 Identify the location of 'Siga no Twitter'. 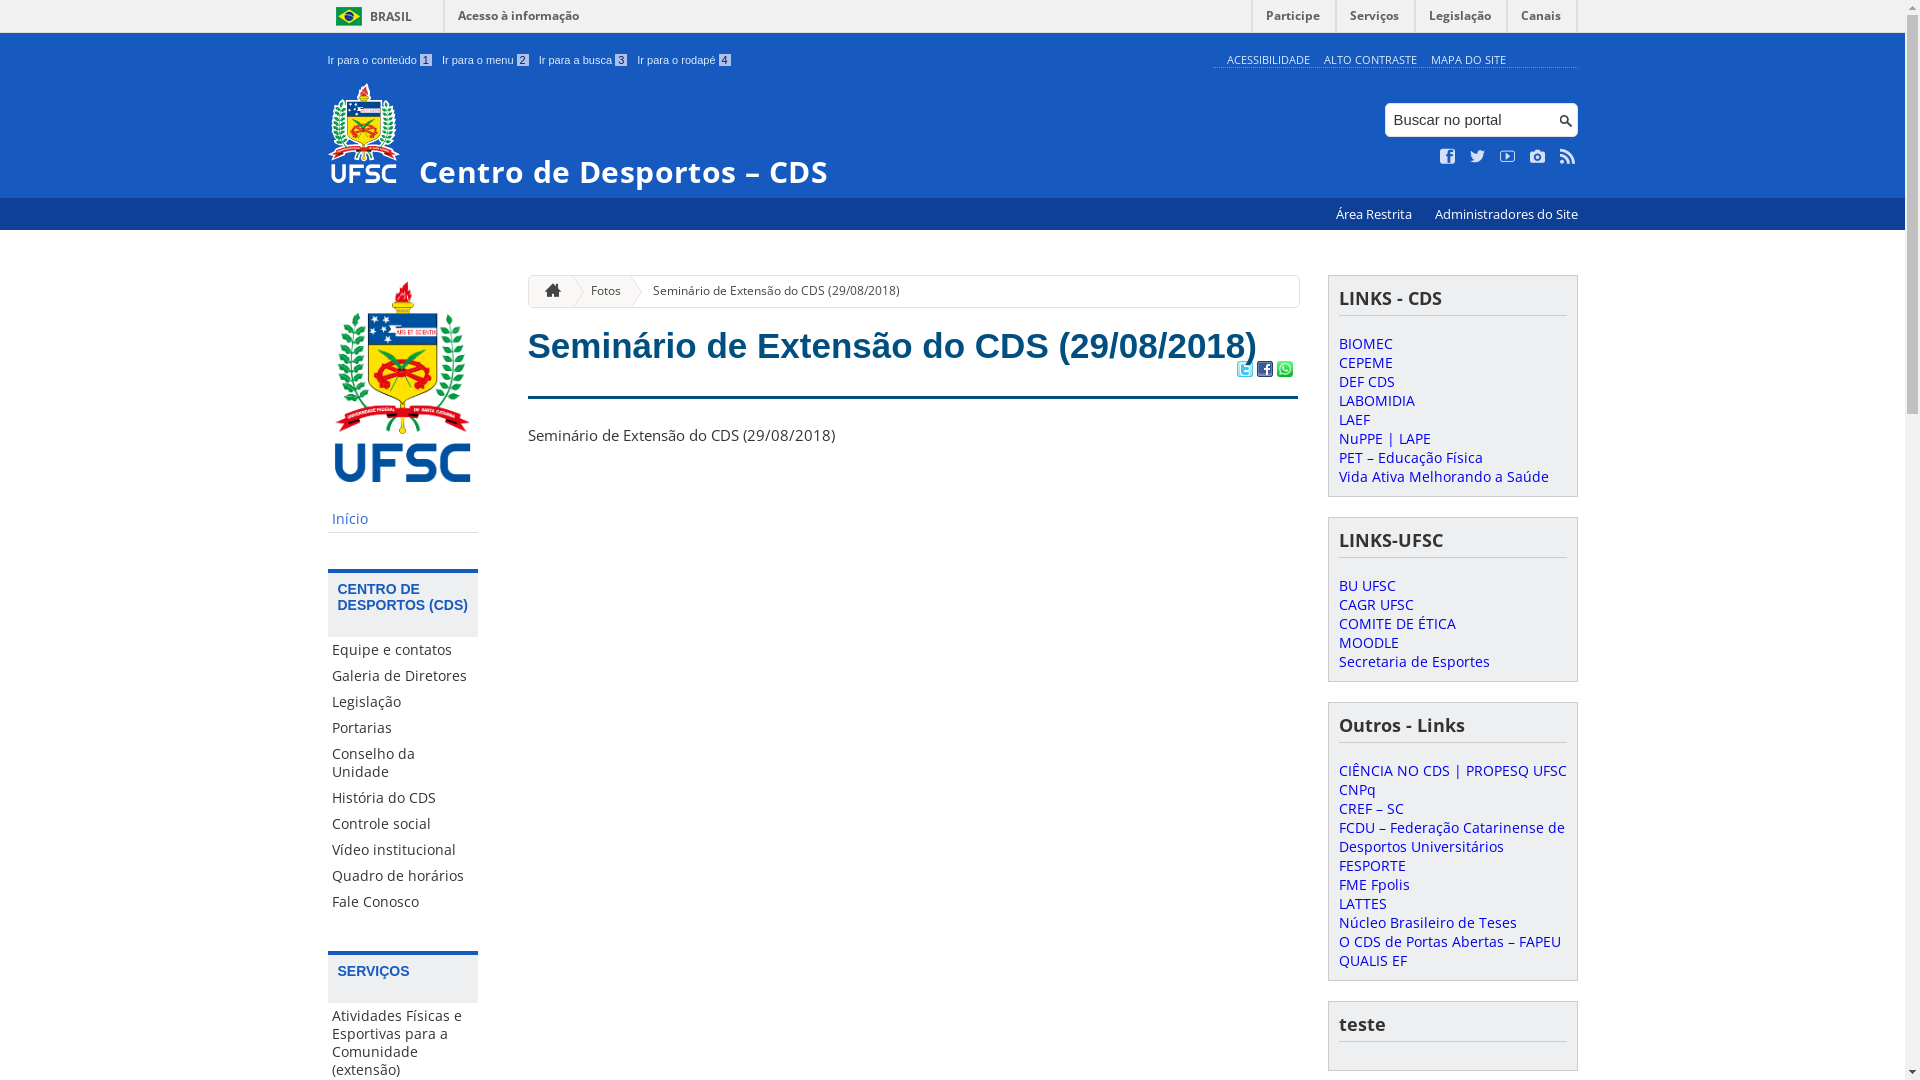
(1478, 156).